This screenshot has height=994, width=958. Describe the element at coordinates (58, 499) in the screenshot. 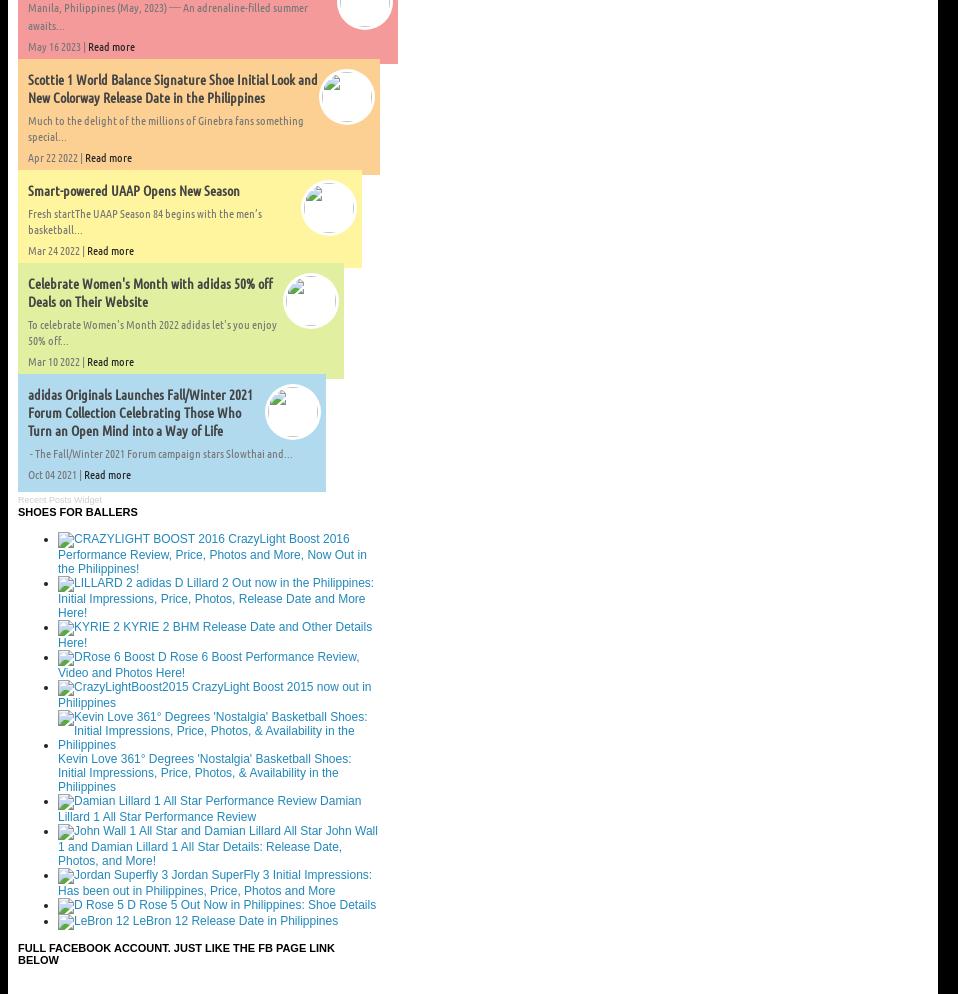

I see `'Recent Posts Widget'` at that location.